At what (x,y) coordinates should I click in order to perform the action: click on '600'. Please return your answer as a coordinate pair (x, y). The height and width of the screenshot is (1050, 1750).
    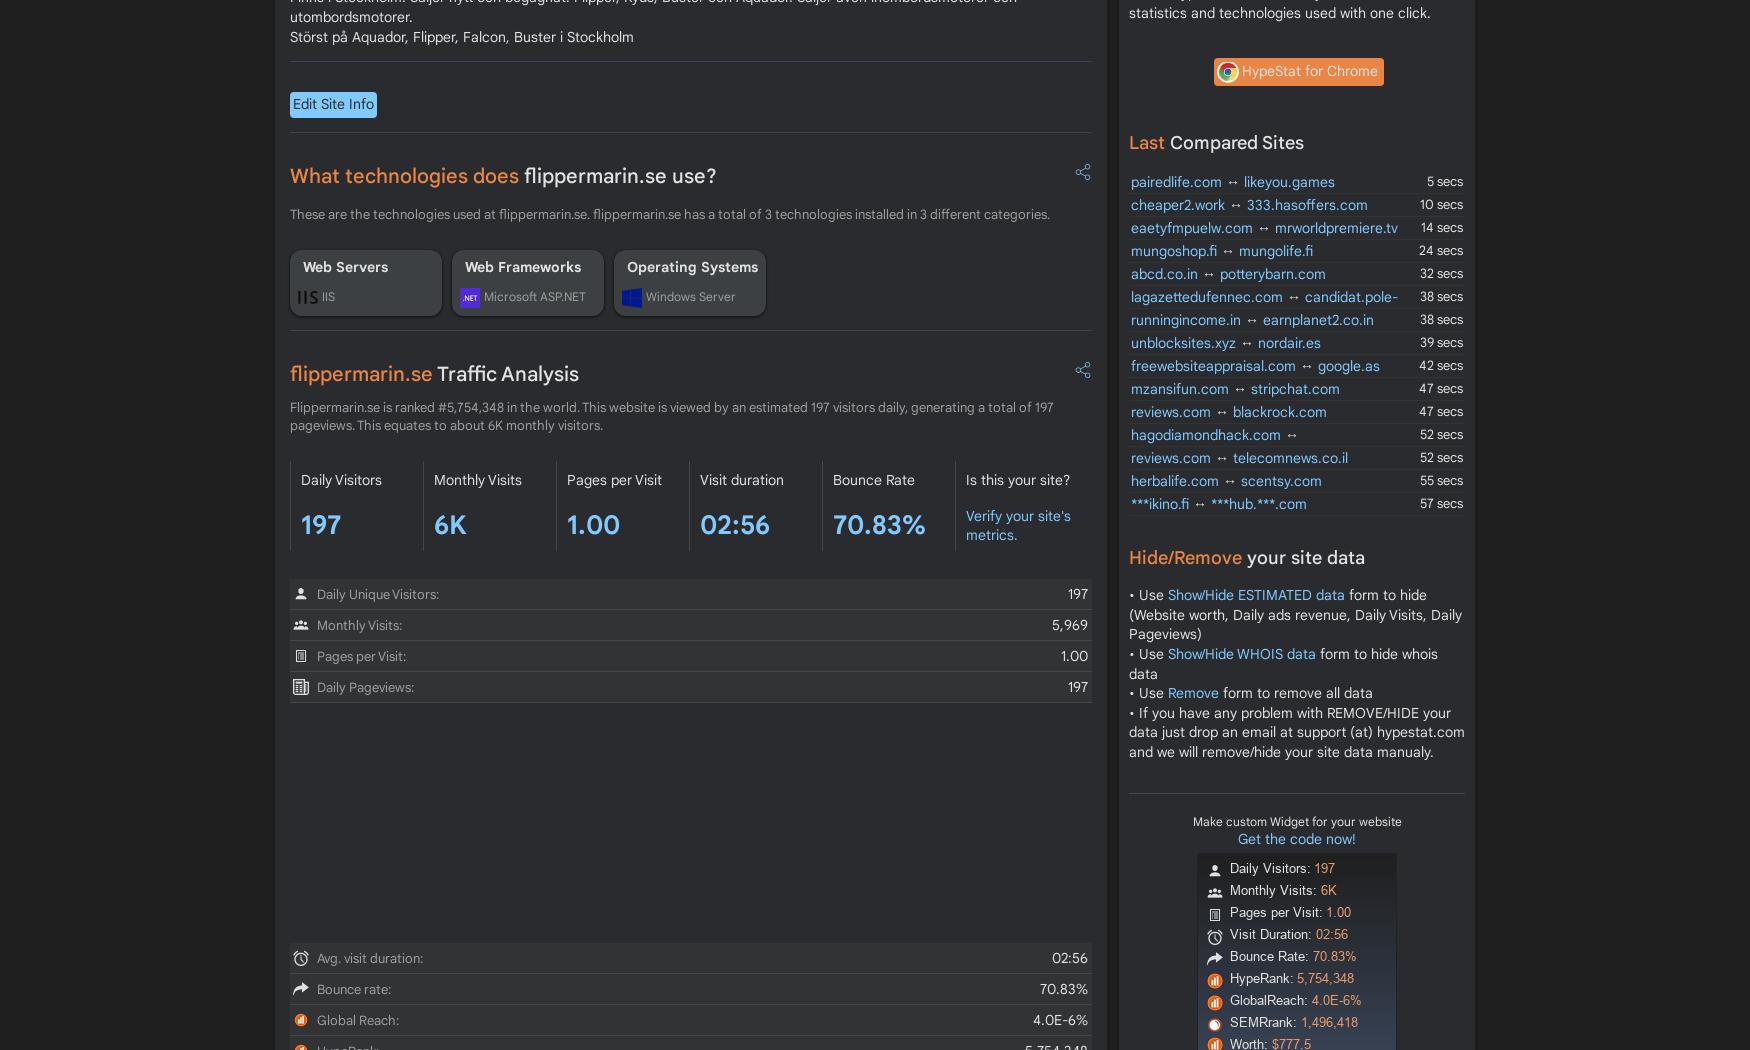
    Looking at the image, I should click on (560, 44).